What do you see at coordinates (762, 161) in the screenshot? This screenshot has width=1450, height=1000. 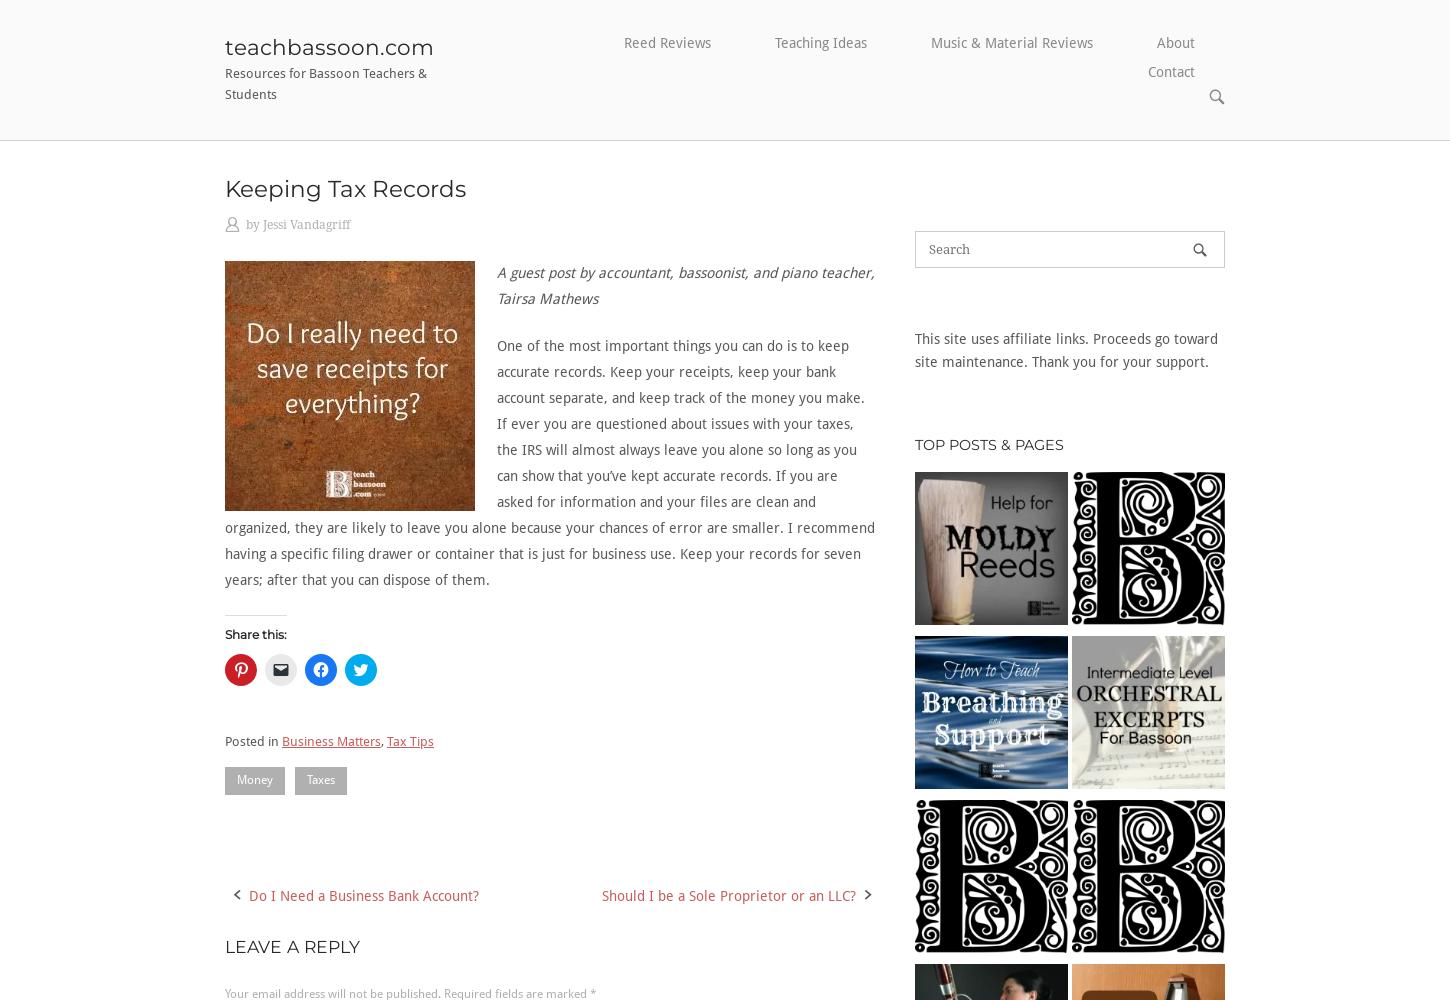 I see `'Group Lesson Ideas'` at bounding box center [762, 161].